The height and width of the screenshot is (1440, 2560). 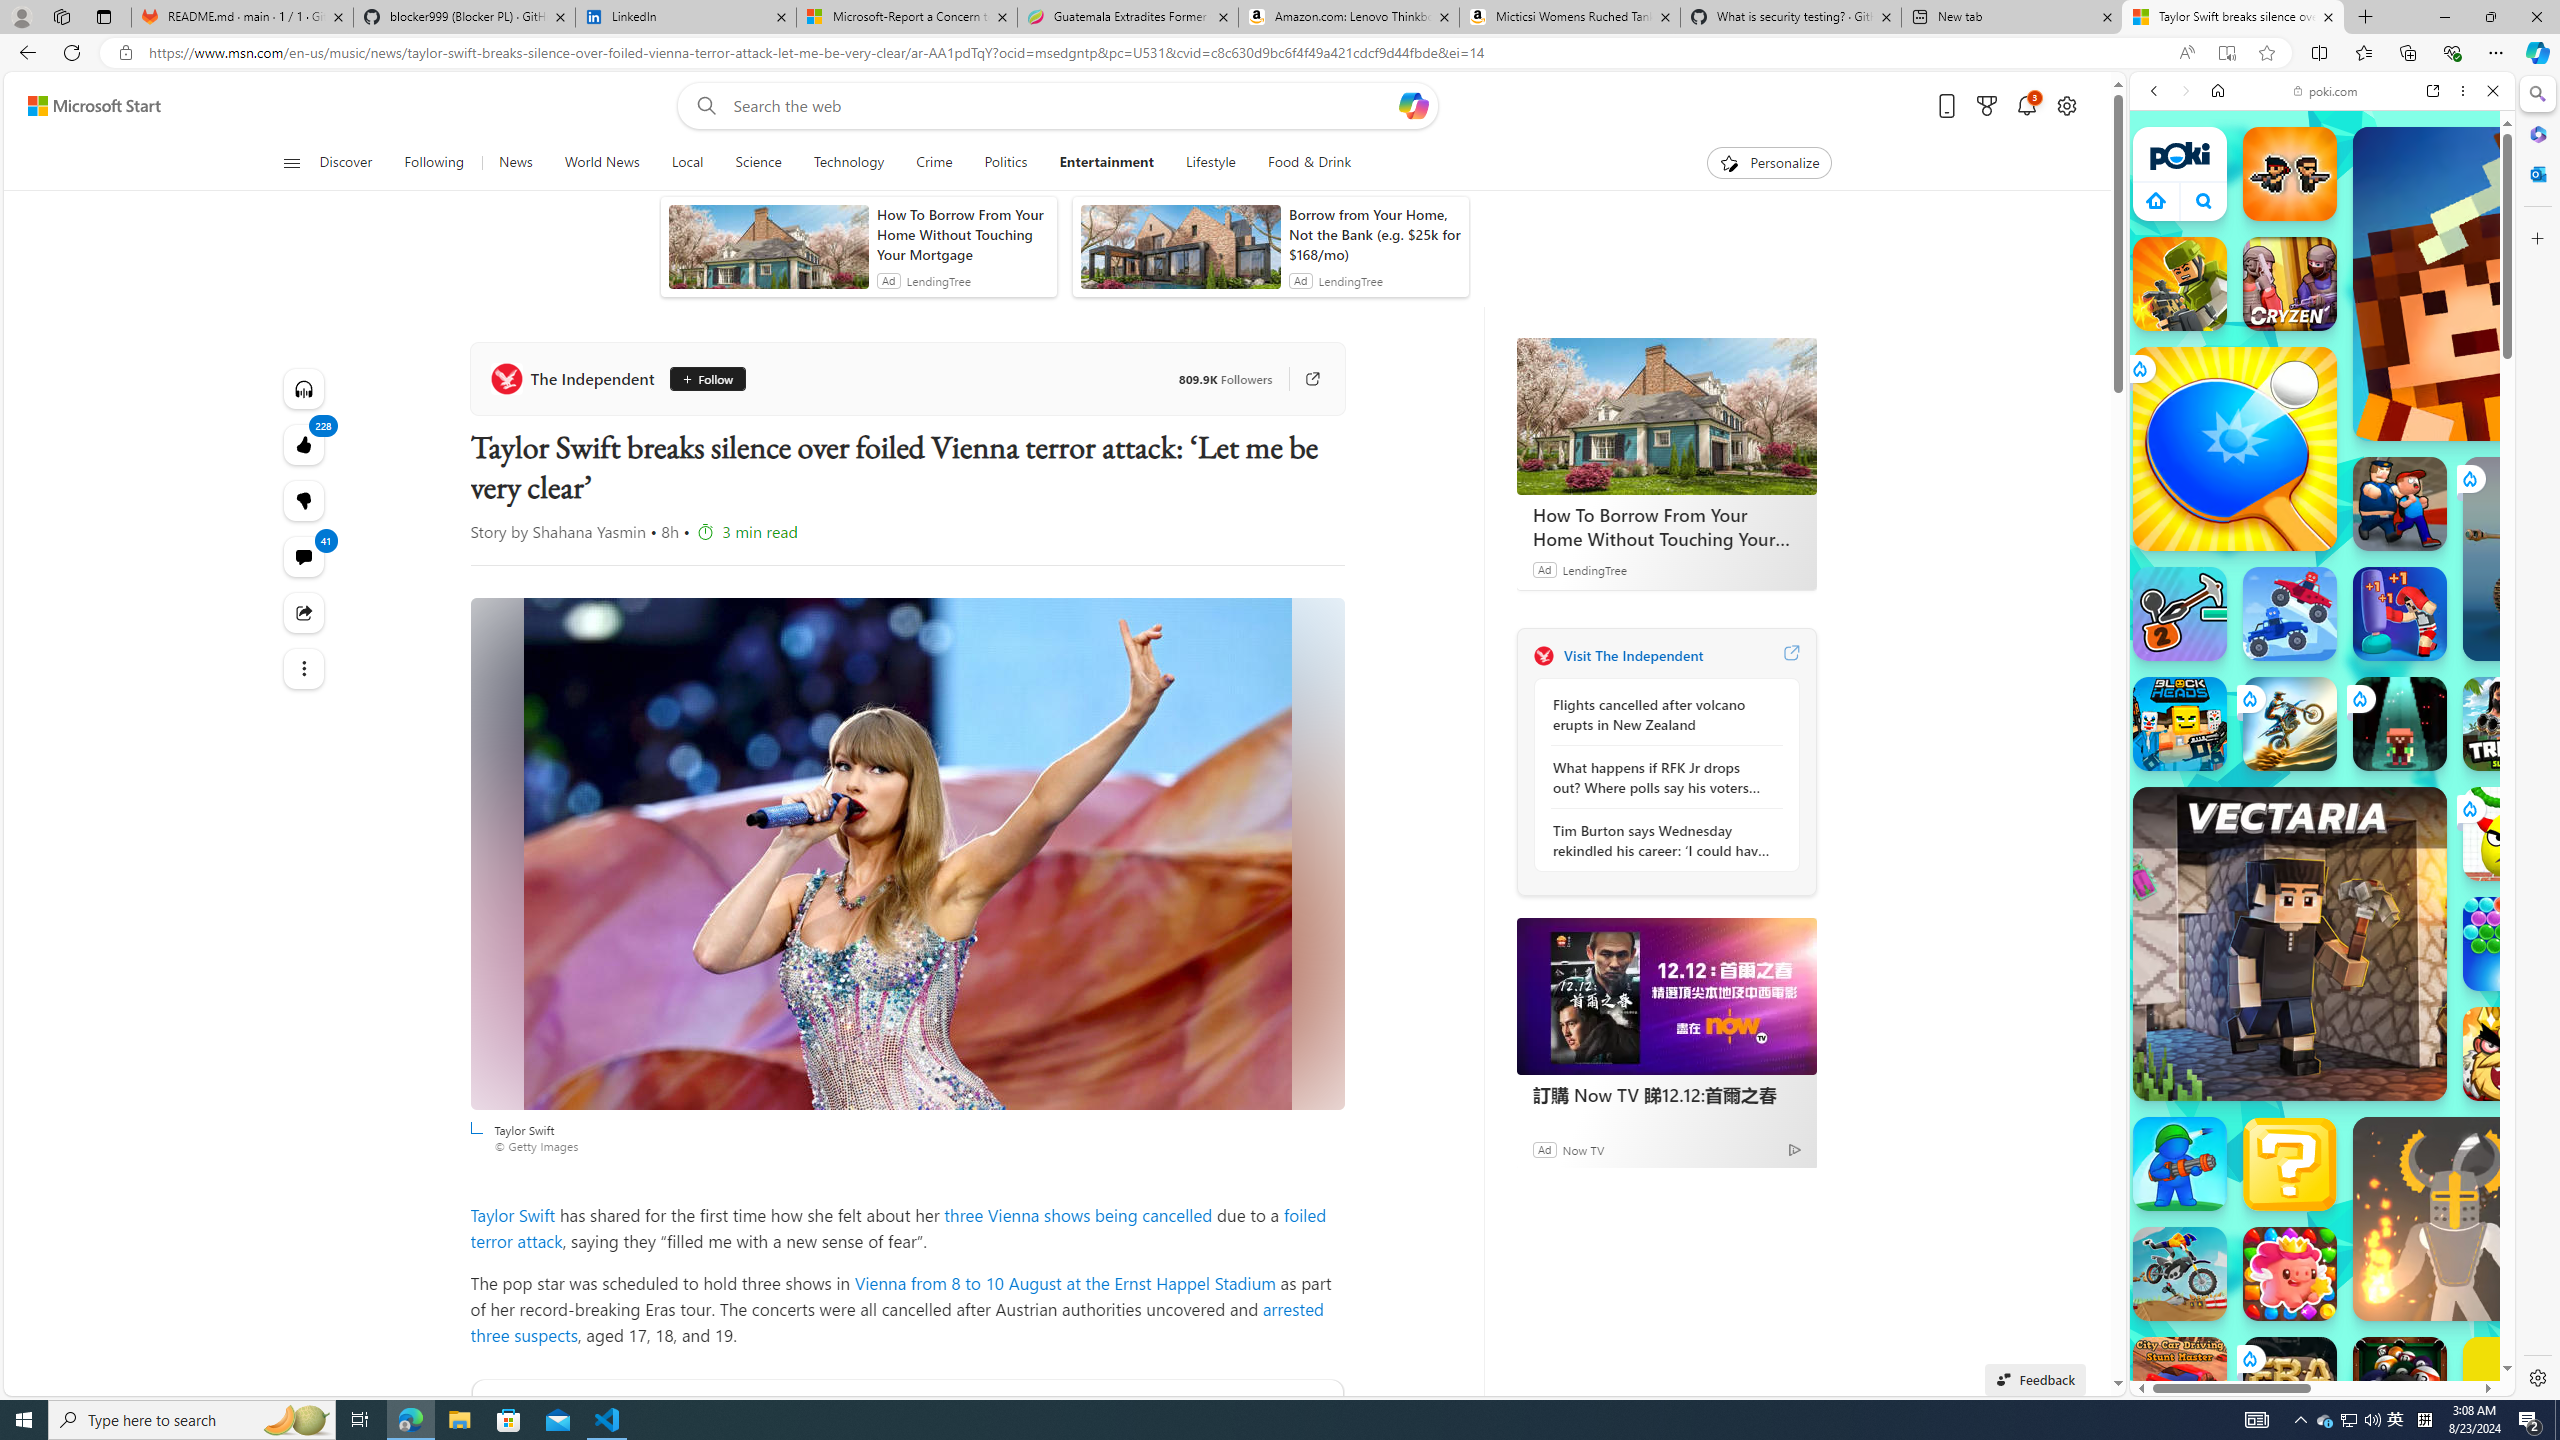 I want to click on 'Escape From School Escape From School', so click(x=2400, y=502).